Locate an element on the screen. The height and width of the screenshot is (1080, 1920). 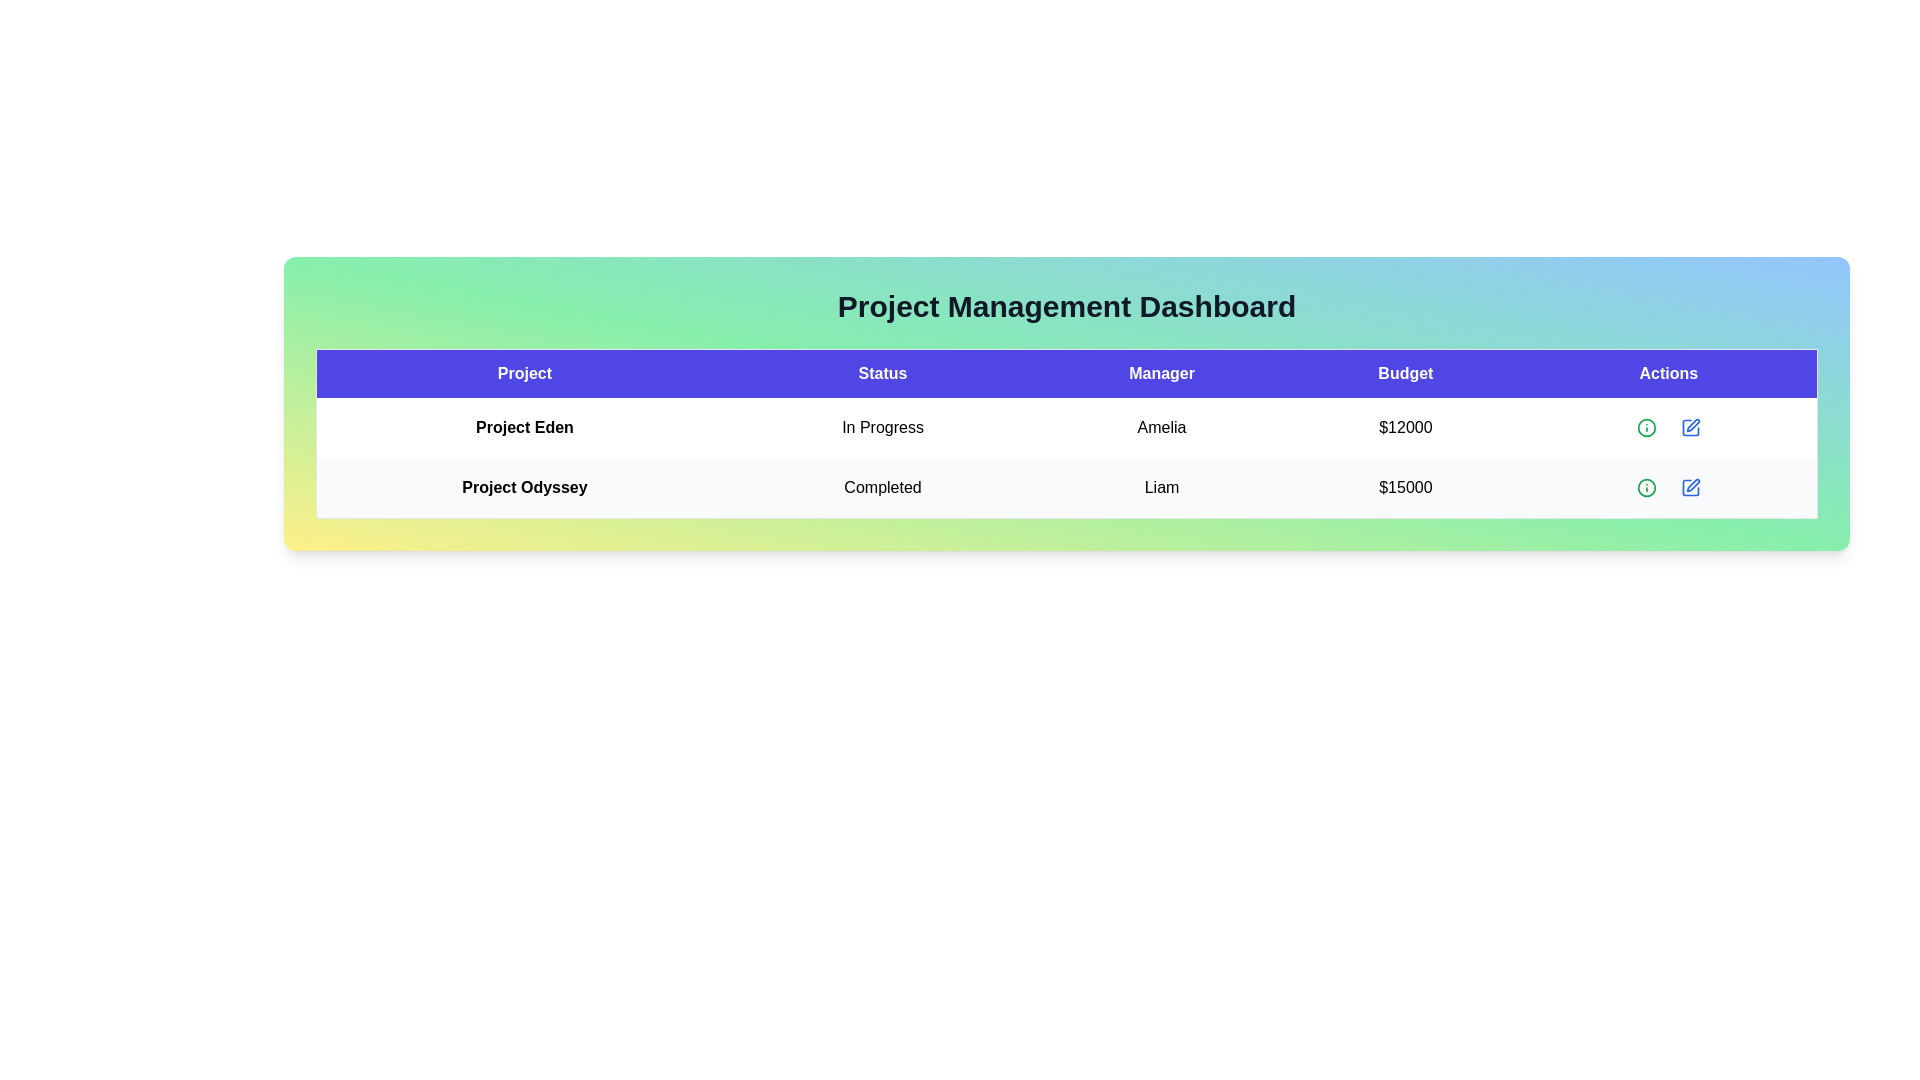
the TableCell displaying the budget value for 'Project Eden' in the second row and fourth column of the table is located at coordinates (1404, 427).